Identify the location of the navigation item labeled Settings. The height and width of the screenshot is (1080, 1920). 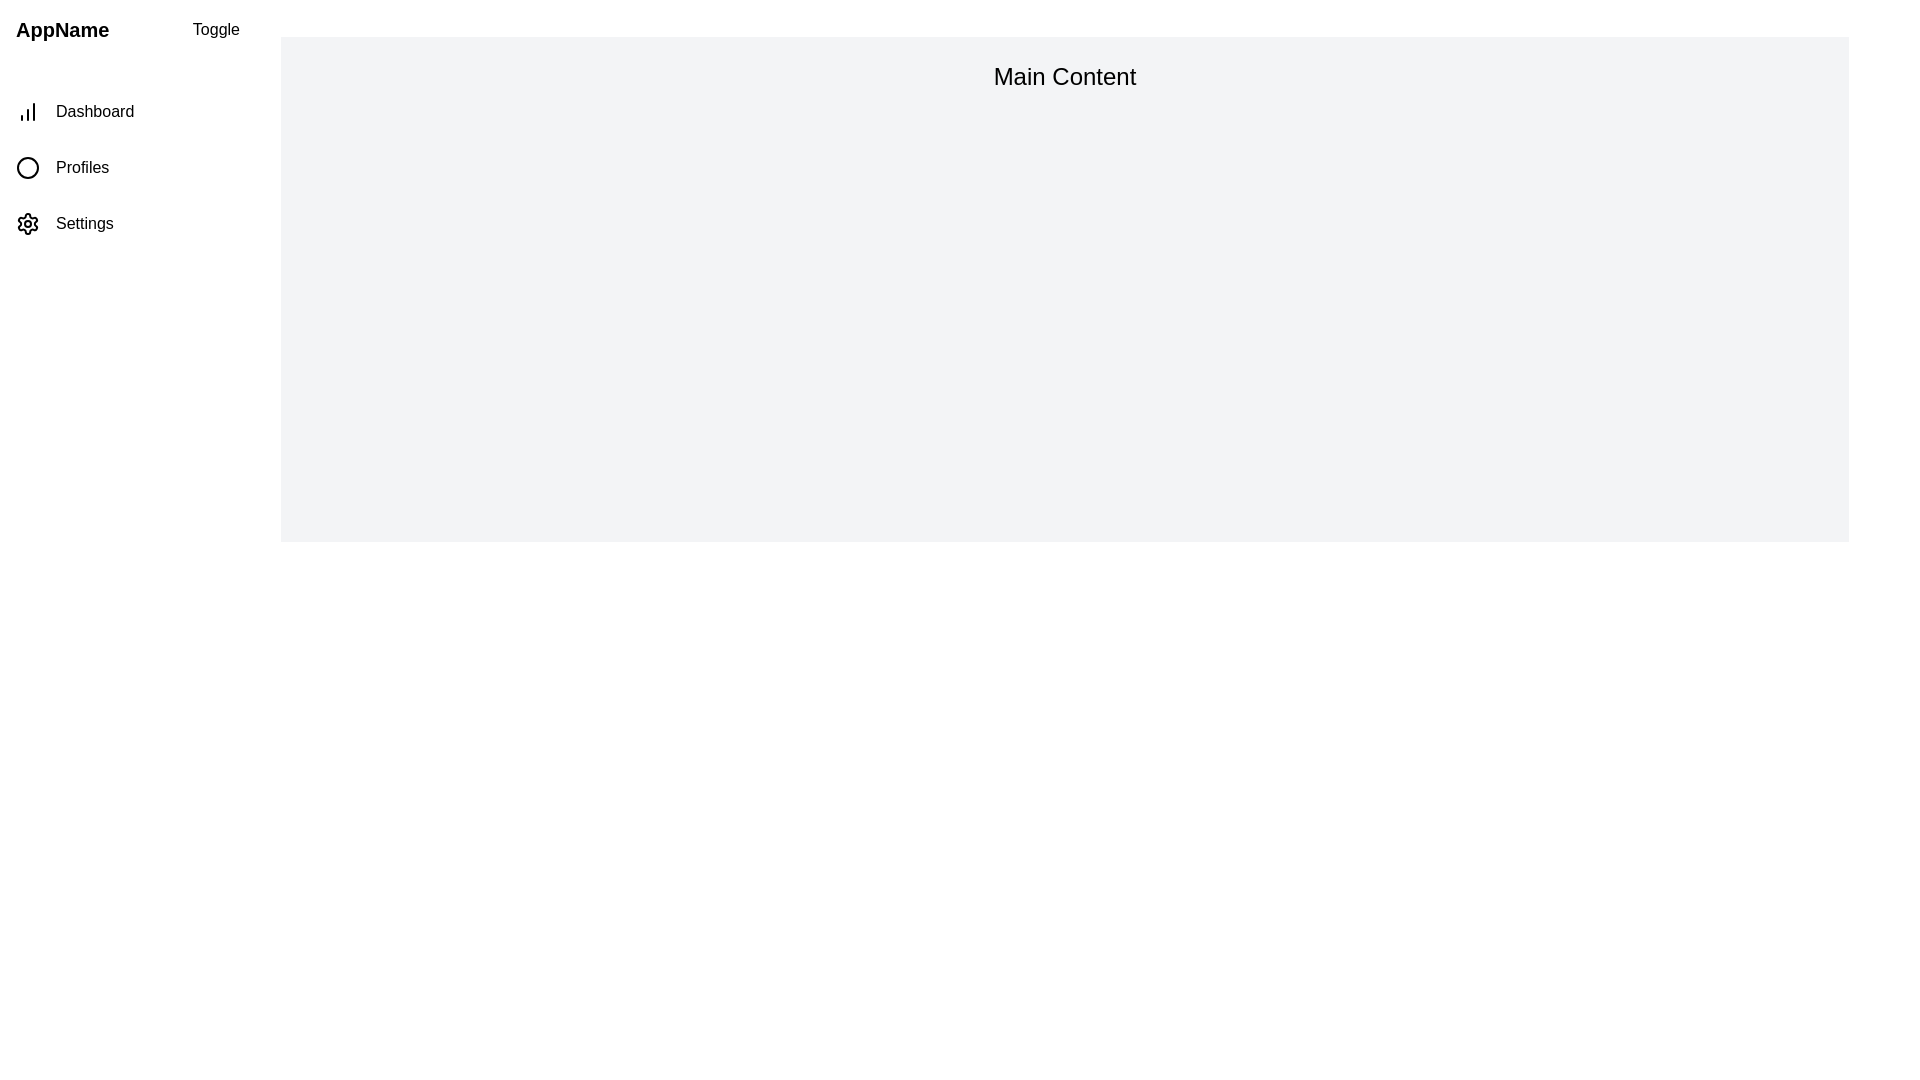
(127, 223).